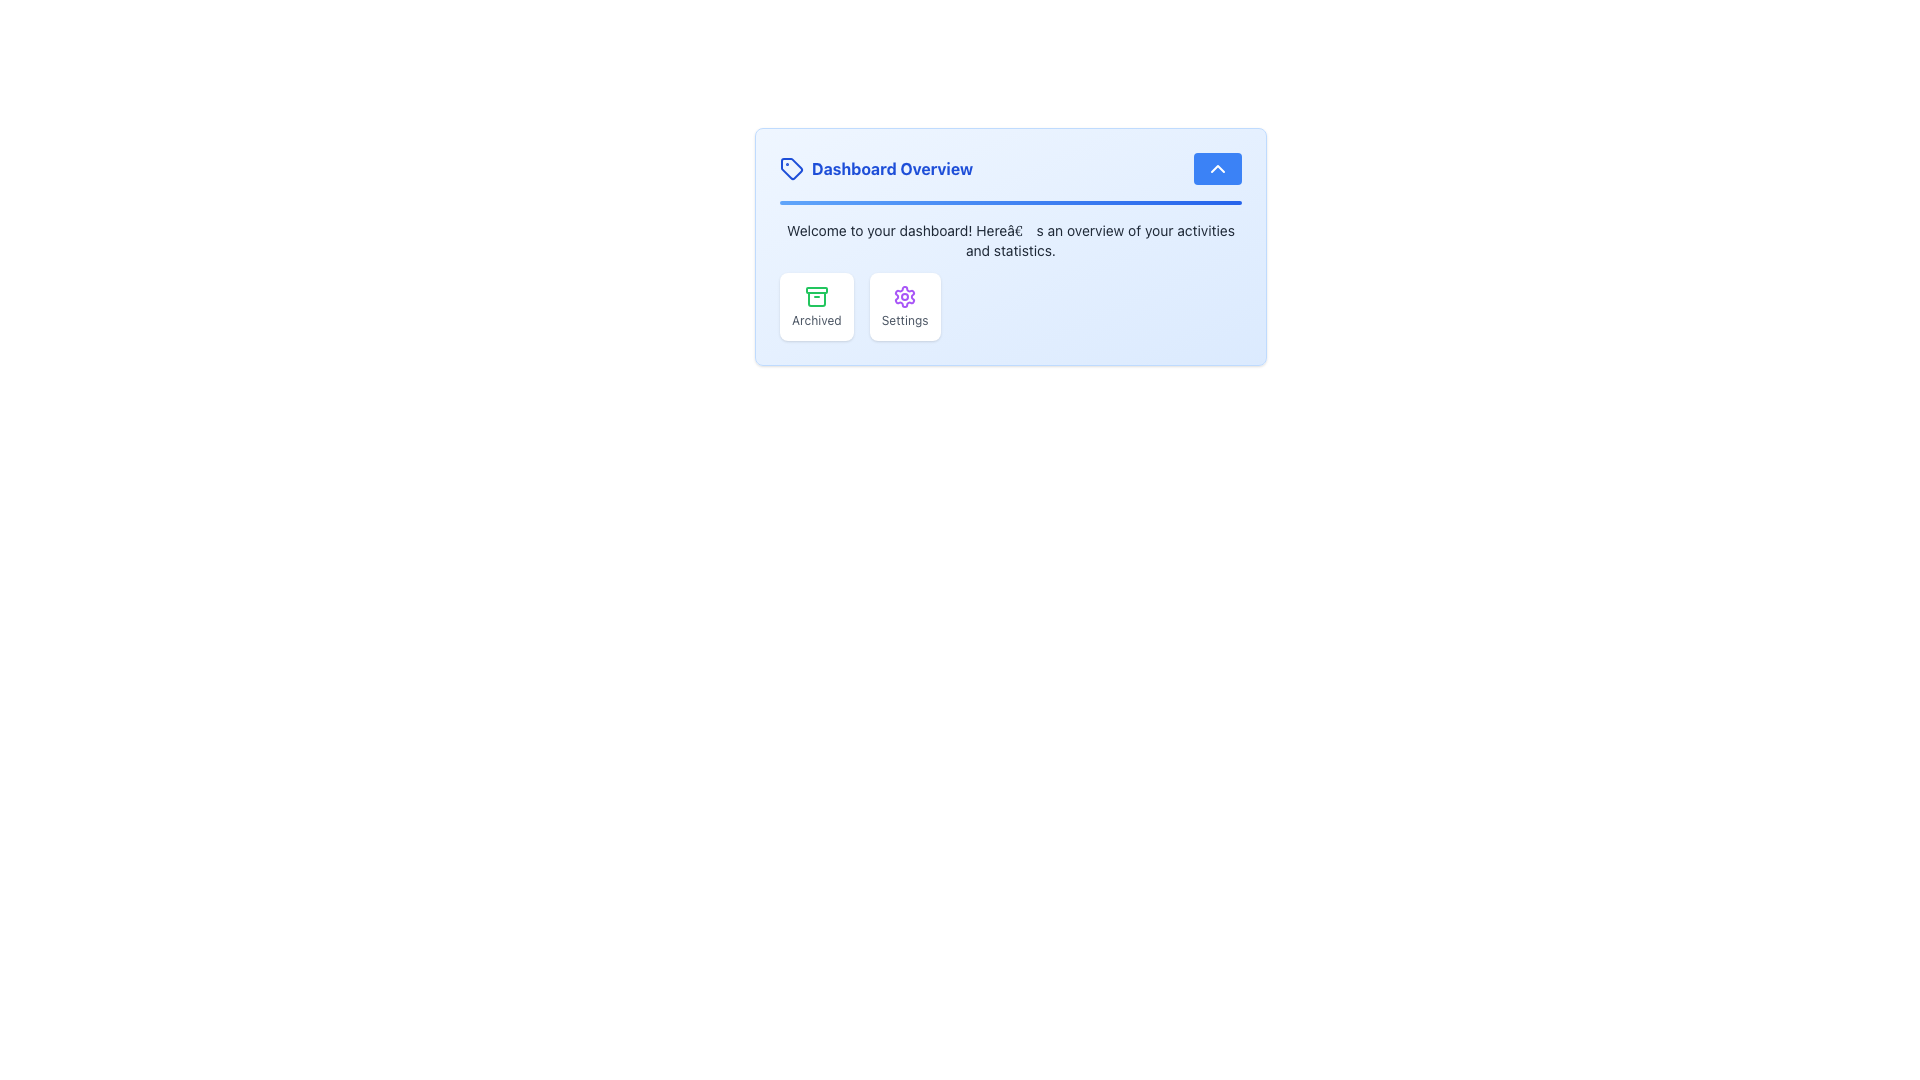  Describe the element at coordinates (816, 299) in the screenshot. I see `the 'Archived' icon, which is the leftmost button in the row below the 'Dashboard Overview' heading` at that location.